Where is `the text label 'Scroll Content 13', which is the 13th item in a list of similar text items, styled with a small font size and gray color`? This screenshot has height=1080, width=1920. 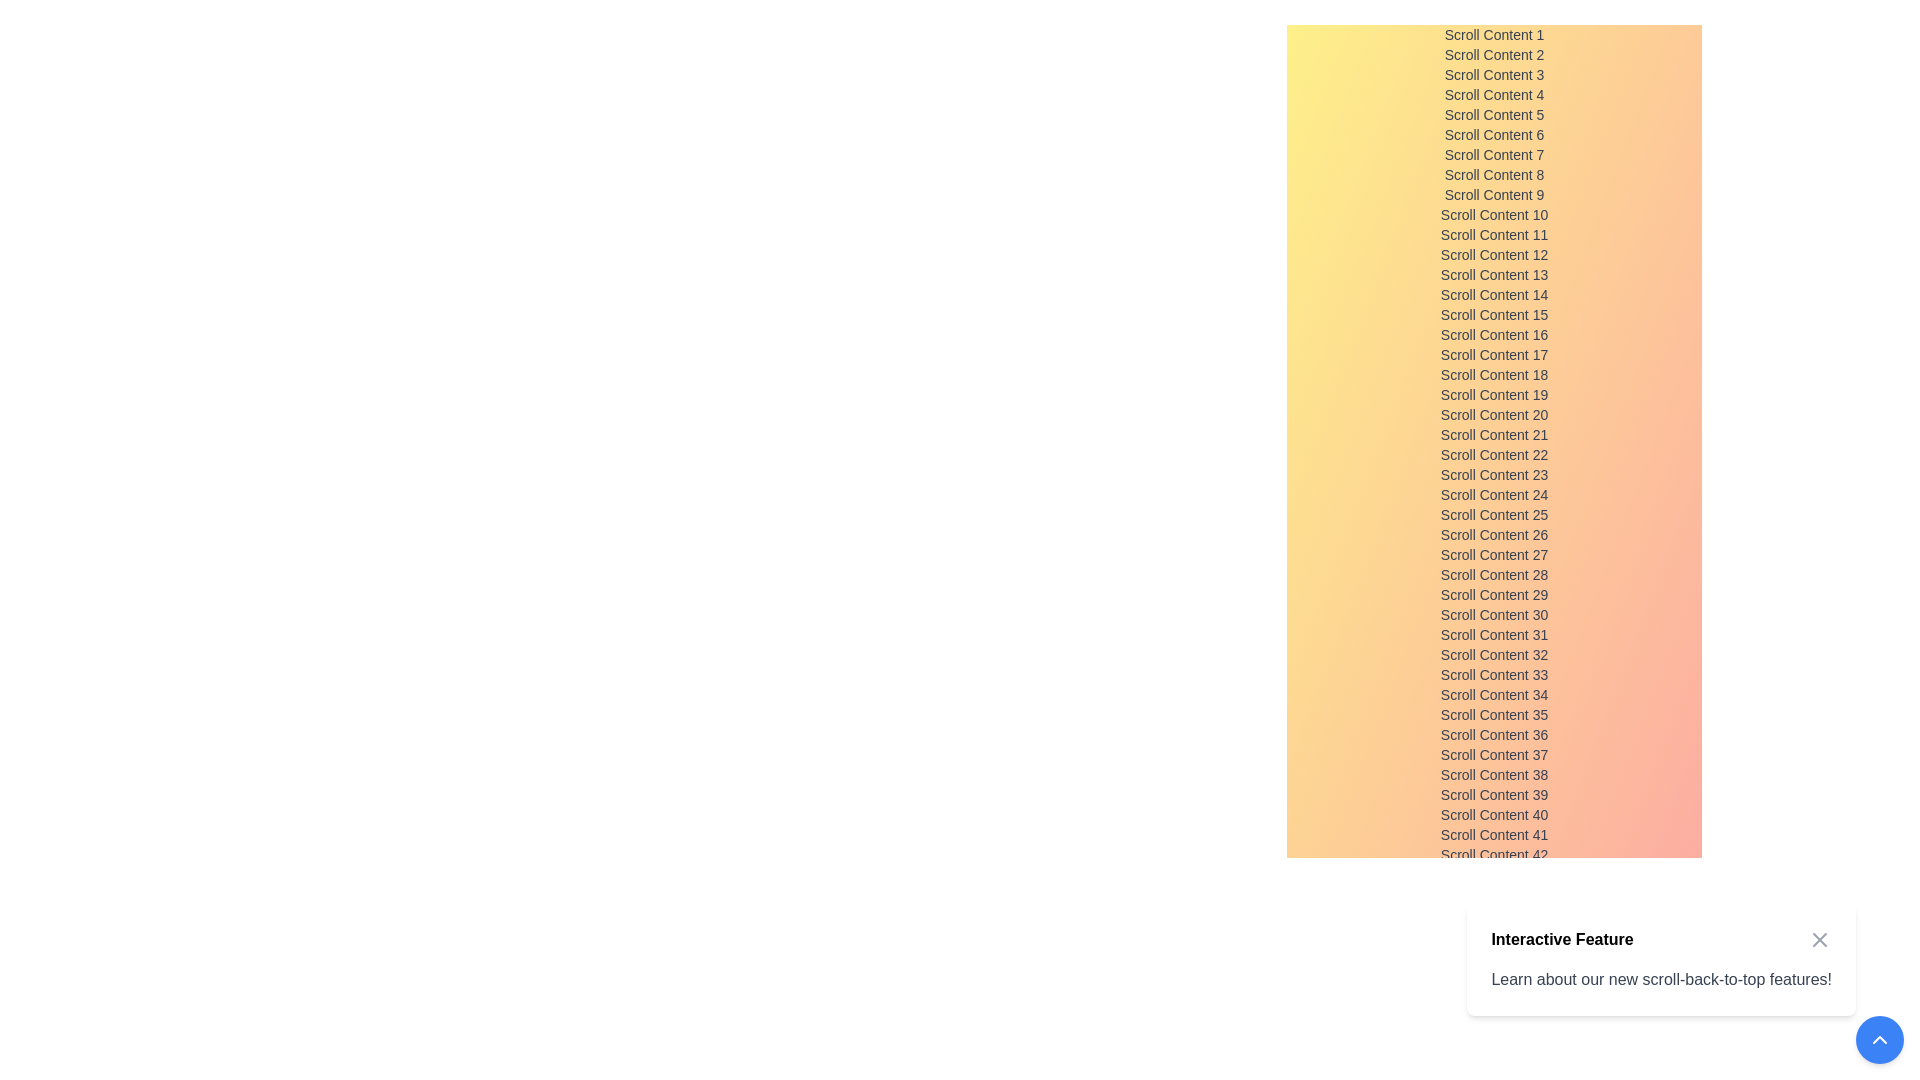
the text label 'Scroll Content 13', which is the 13th item in a list of similar text items, styled with a small font size and gray color is located at coordinates (1494, 274).